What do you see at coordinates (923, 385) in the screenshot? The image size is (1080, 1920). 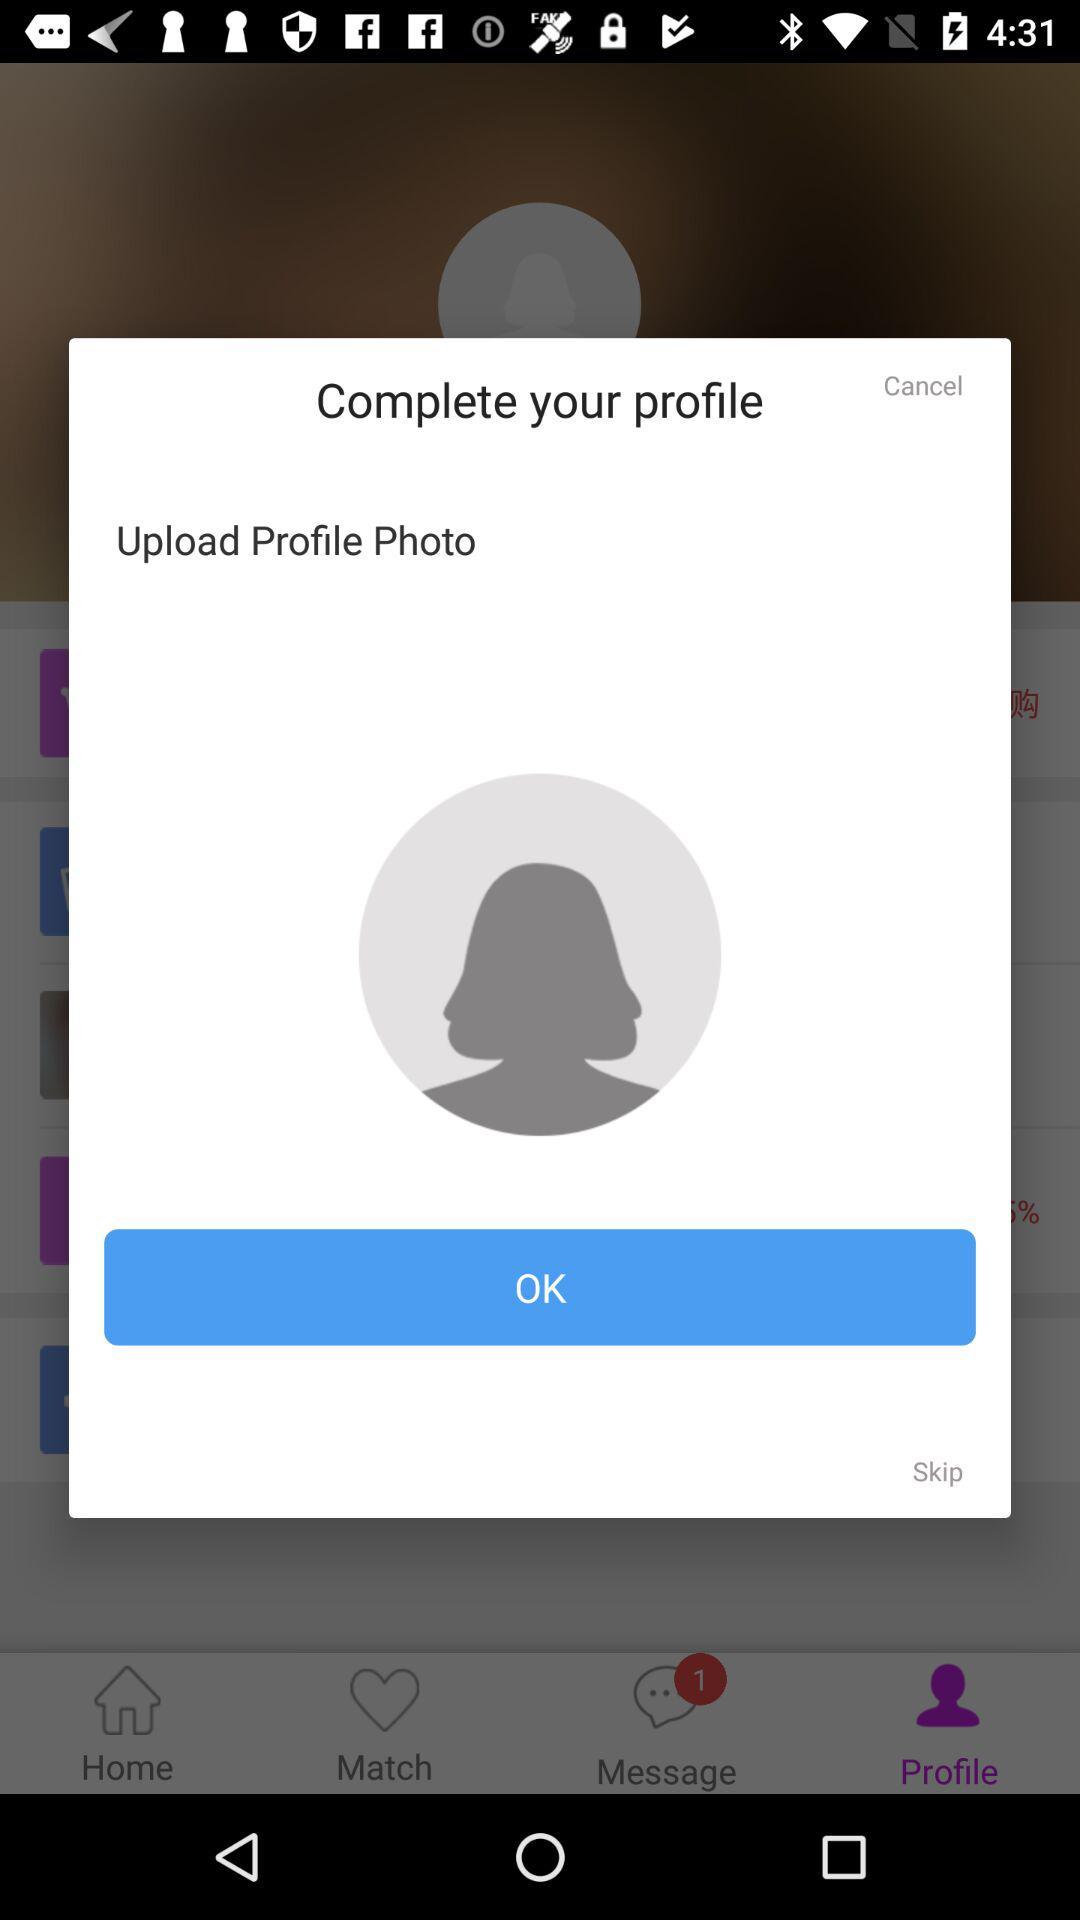 I see `item above ok icon` at bounding box center [923, 385].